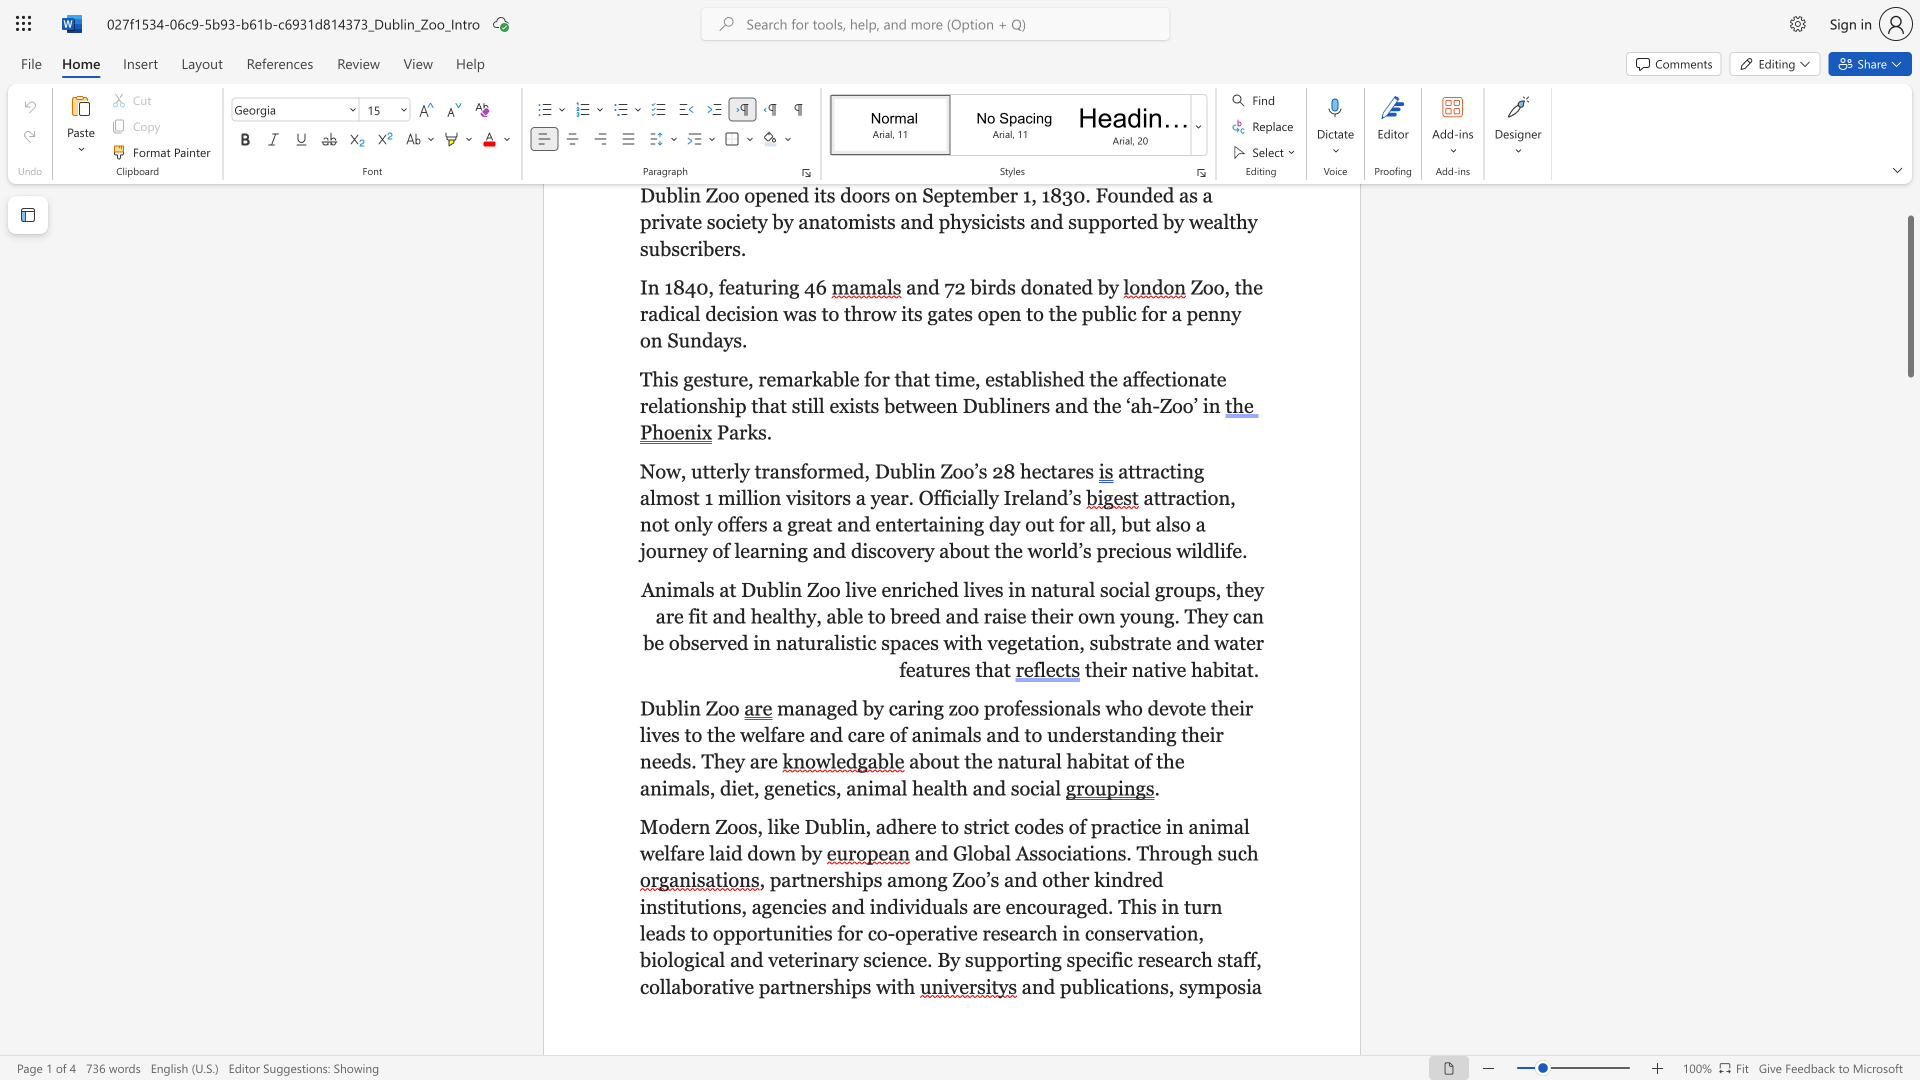 The height and width of the screenshot is (1080, 1920). What do you see at coordinates (688, 551) in the screenshot?
I see `the subset text "ey of learning and discovery about the world’s p" within the text "a great and entertaining day out for all, but also a journey of learning and discovery about the world’s precious wildlife"` at bounding box center [688, 551].